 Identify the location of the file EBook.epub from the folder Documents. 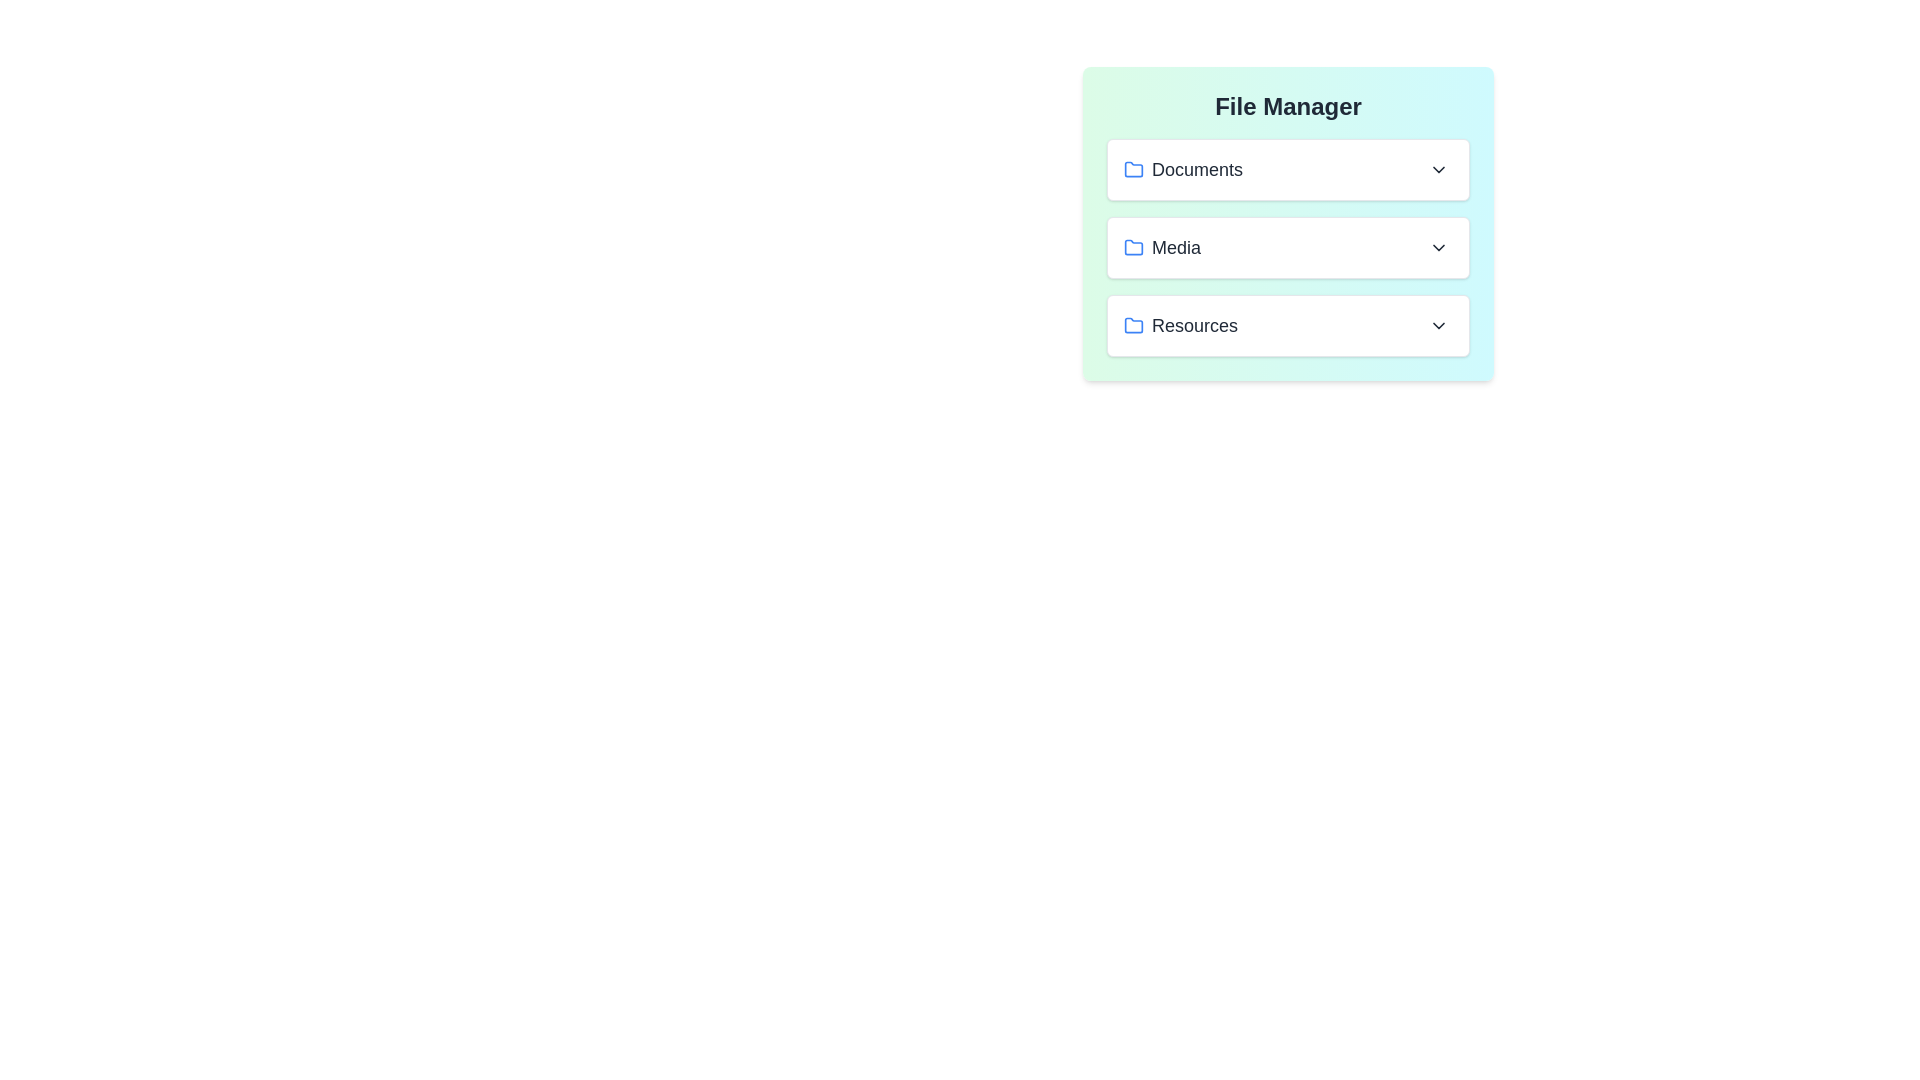
(1288, 168).